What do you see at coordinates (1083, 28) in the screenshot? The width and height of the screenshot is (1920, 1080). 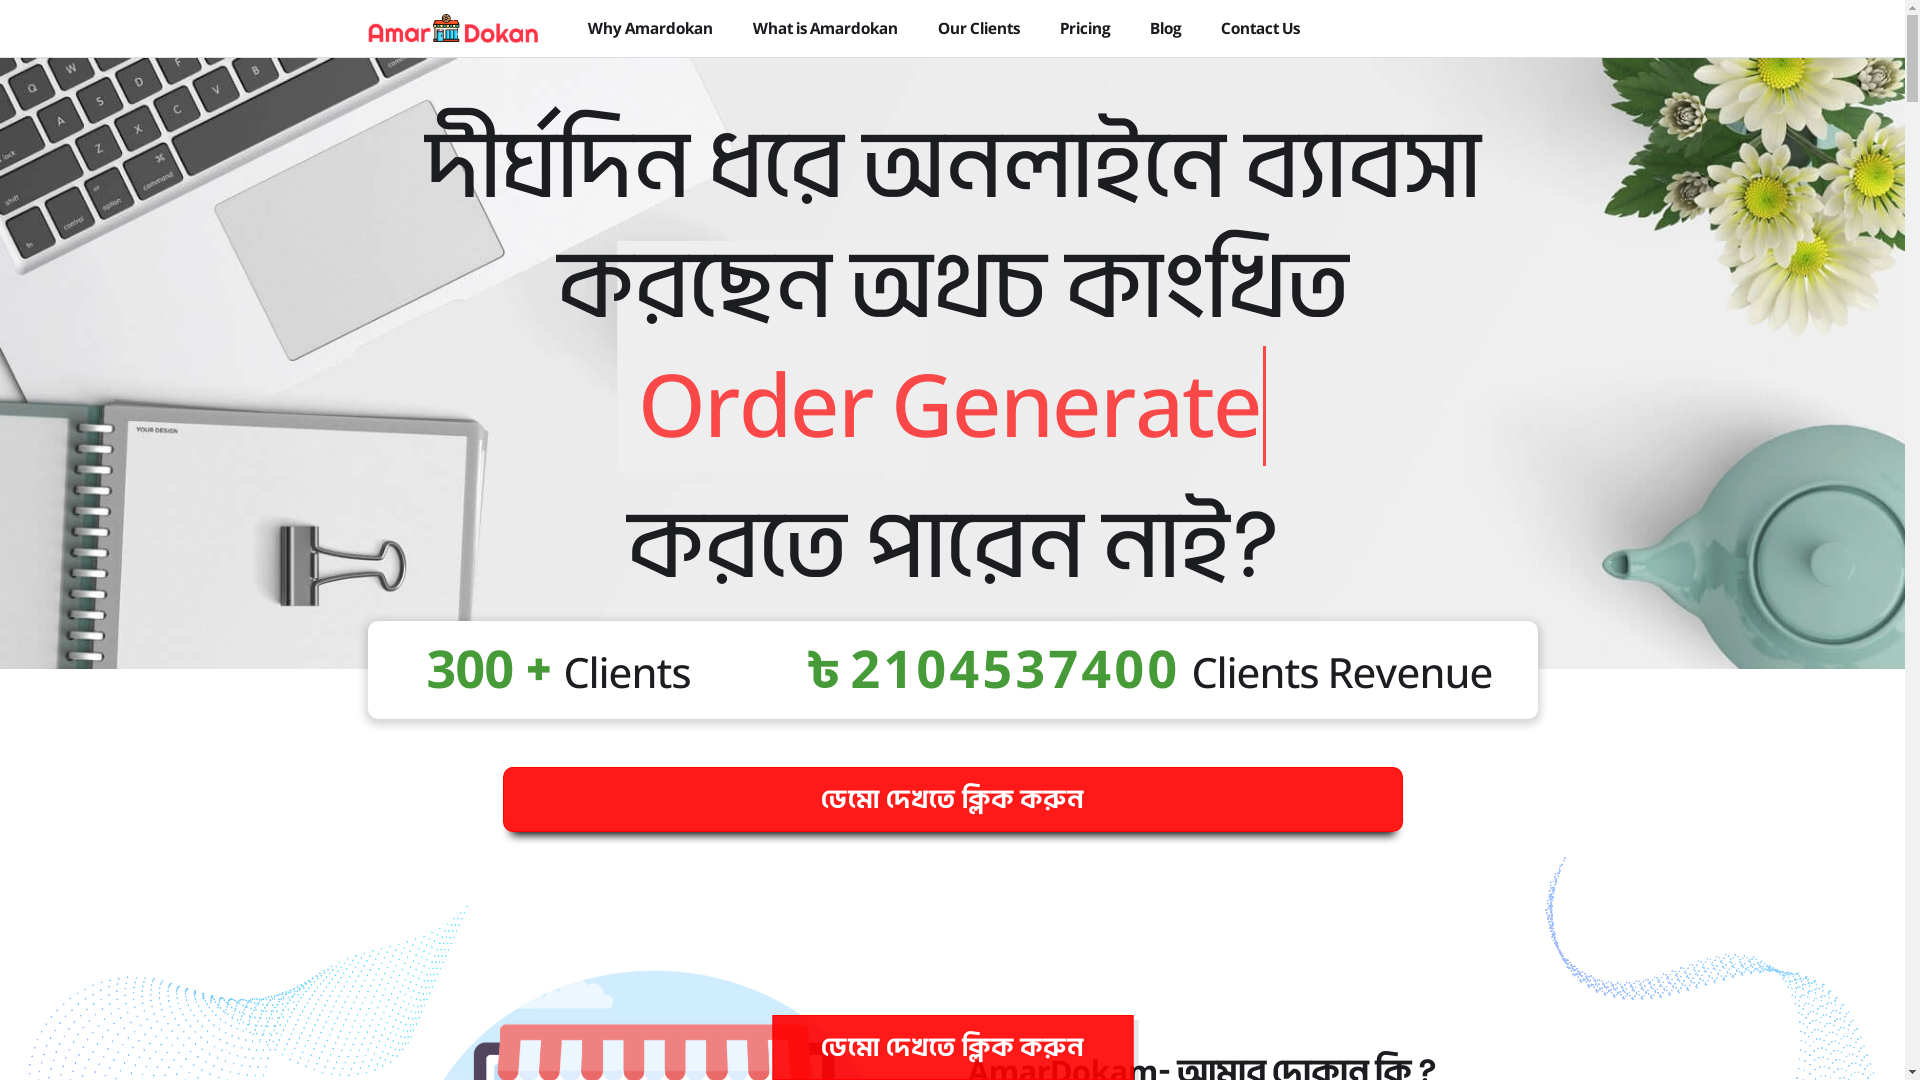 I see `'Pricing'` at bounding box center [1083, 28].